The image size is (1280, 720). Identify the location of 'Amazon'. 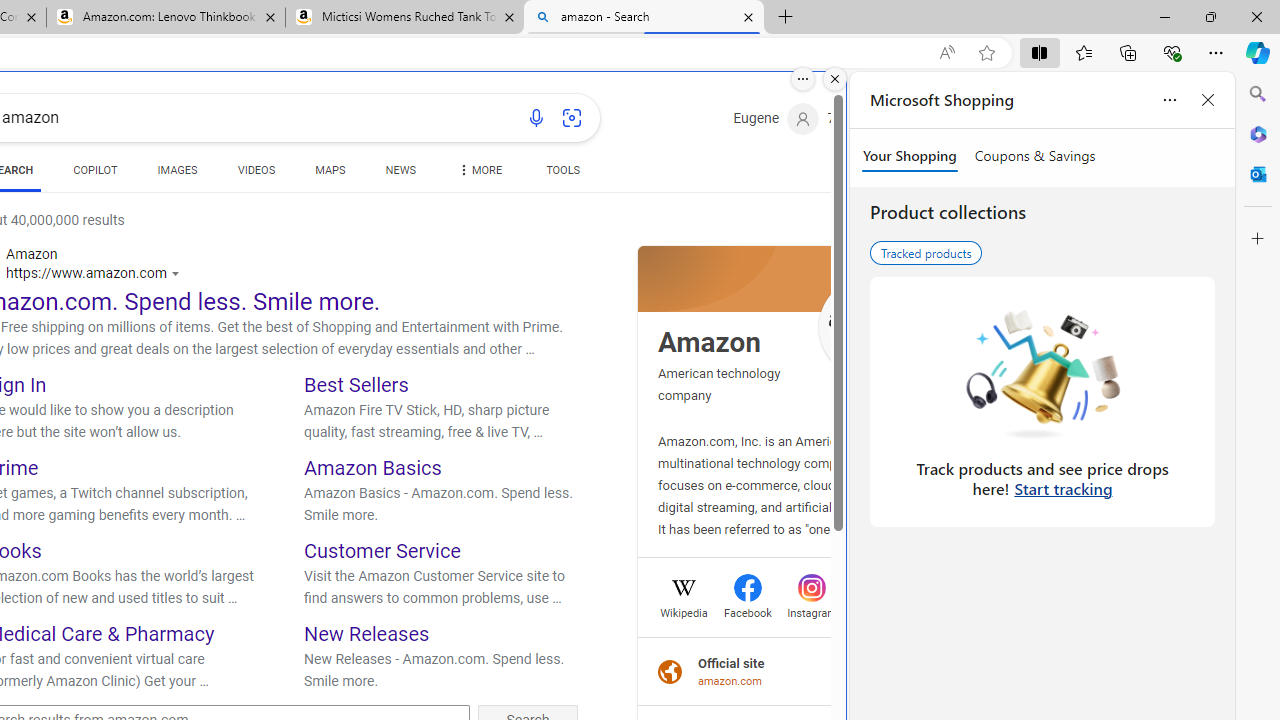
(709, 341).